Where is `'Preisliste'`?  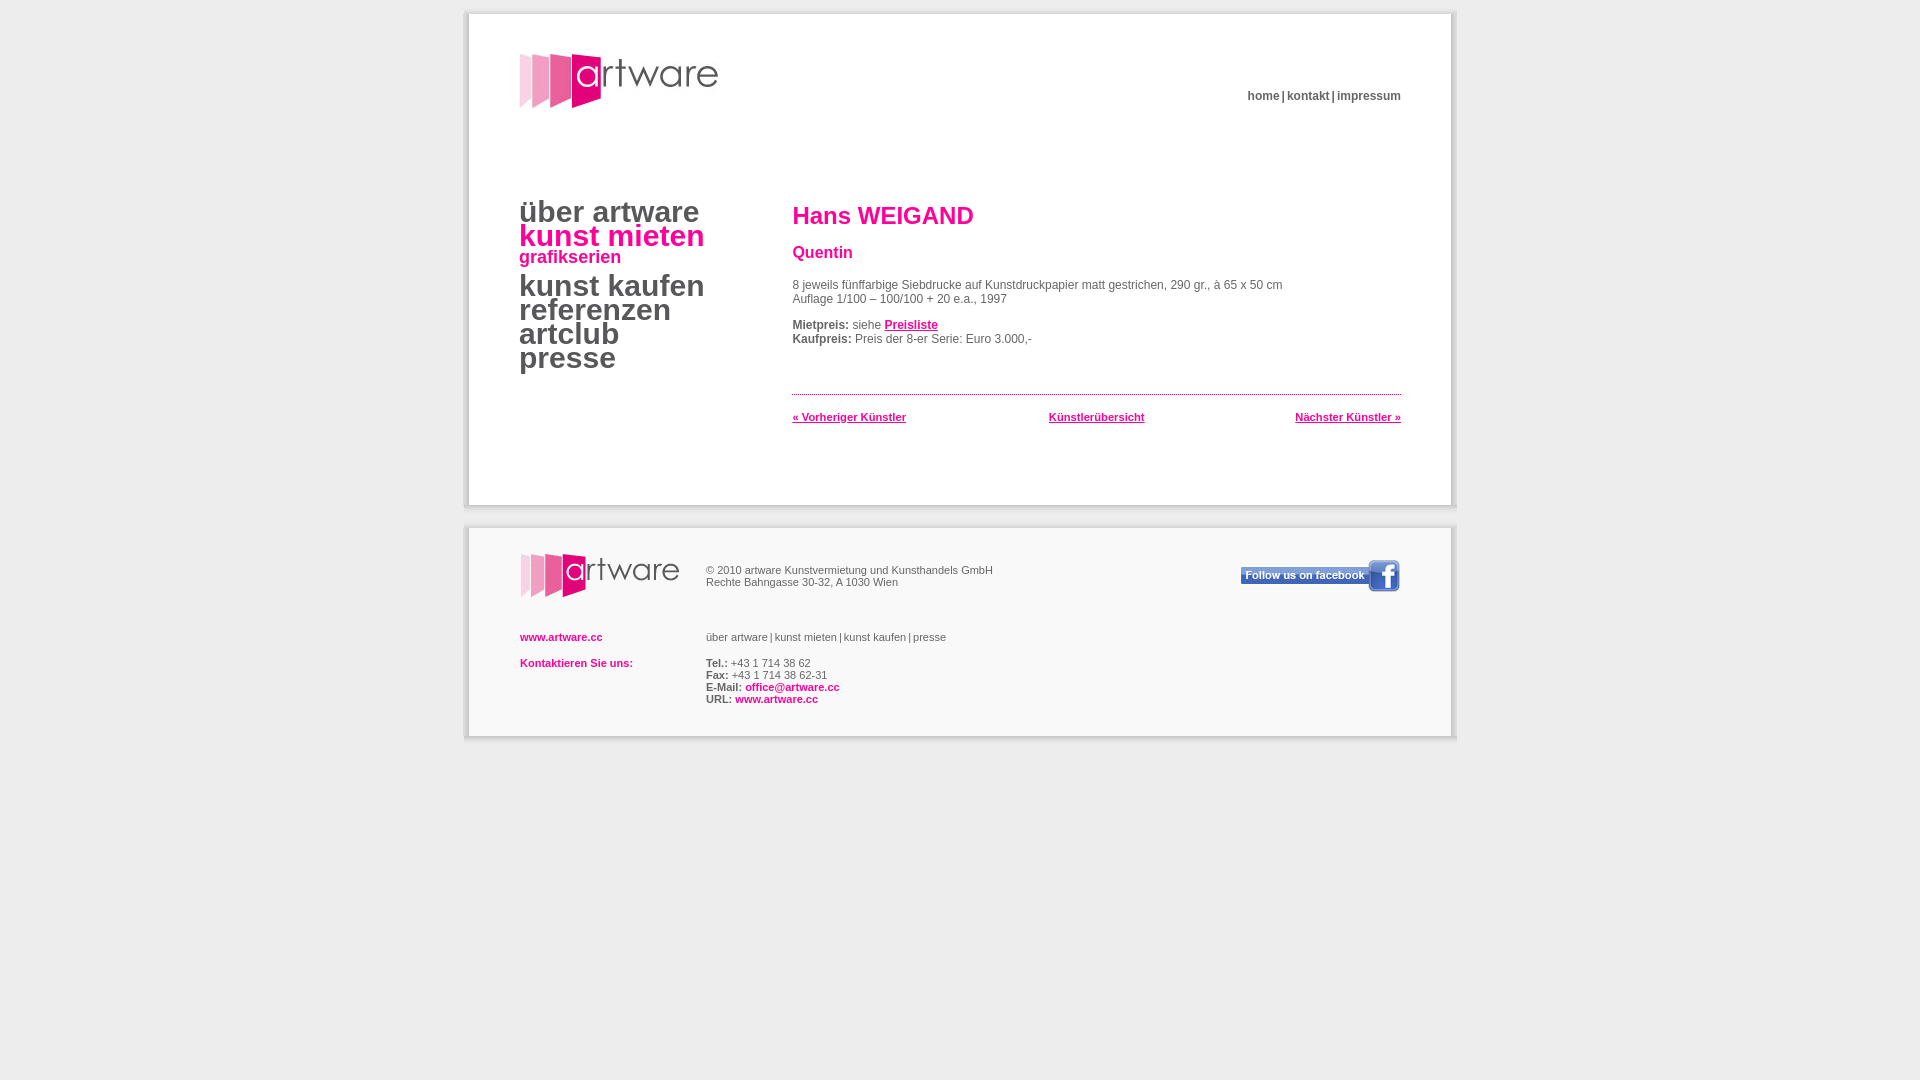
'Preisliste' is located at coordinates (909, 323).